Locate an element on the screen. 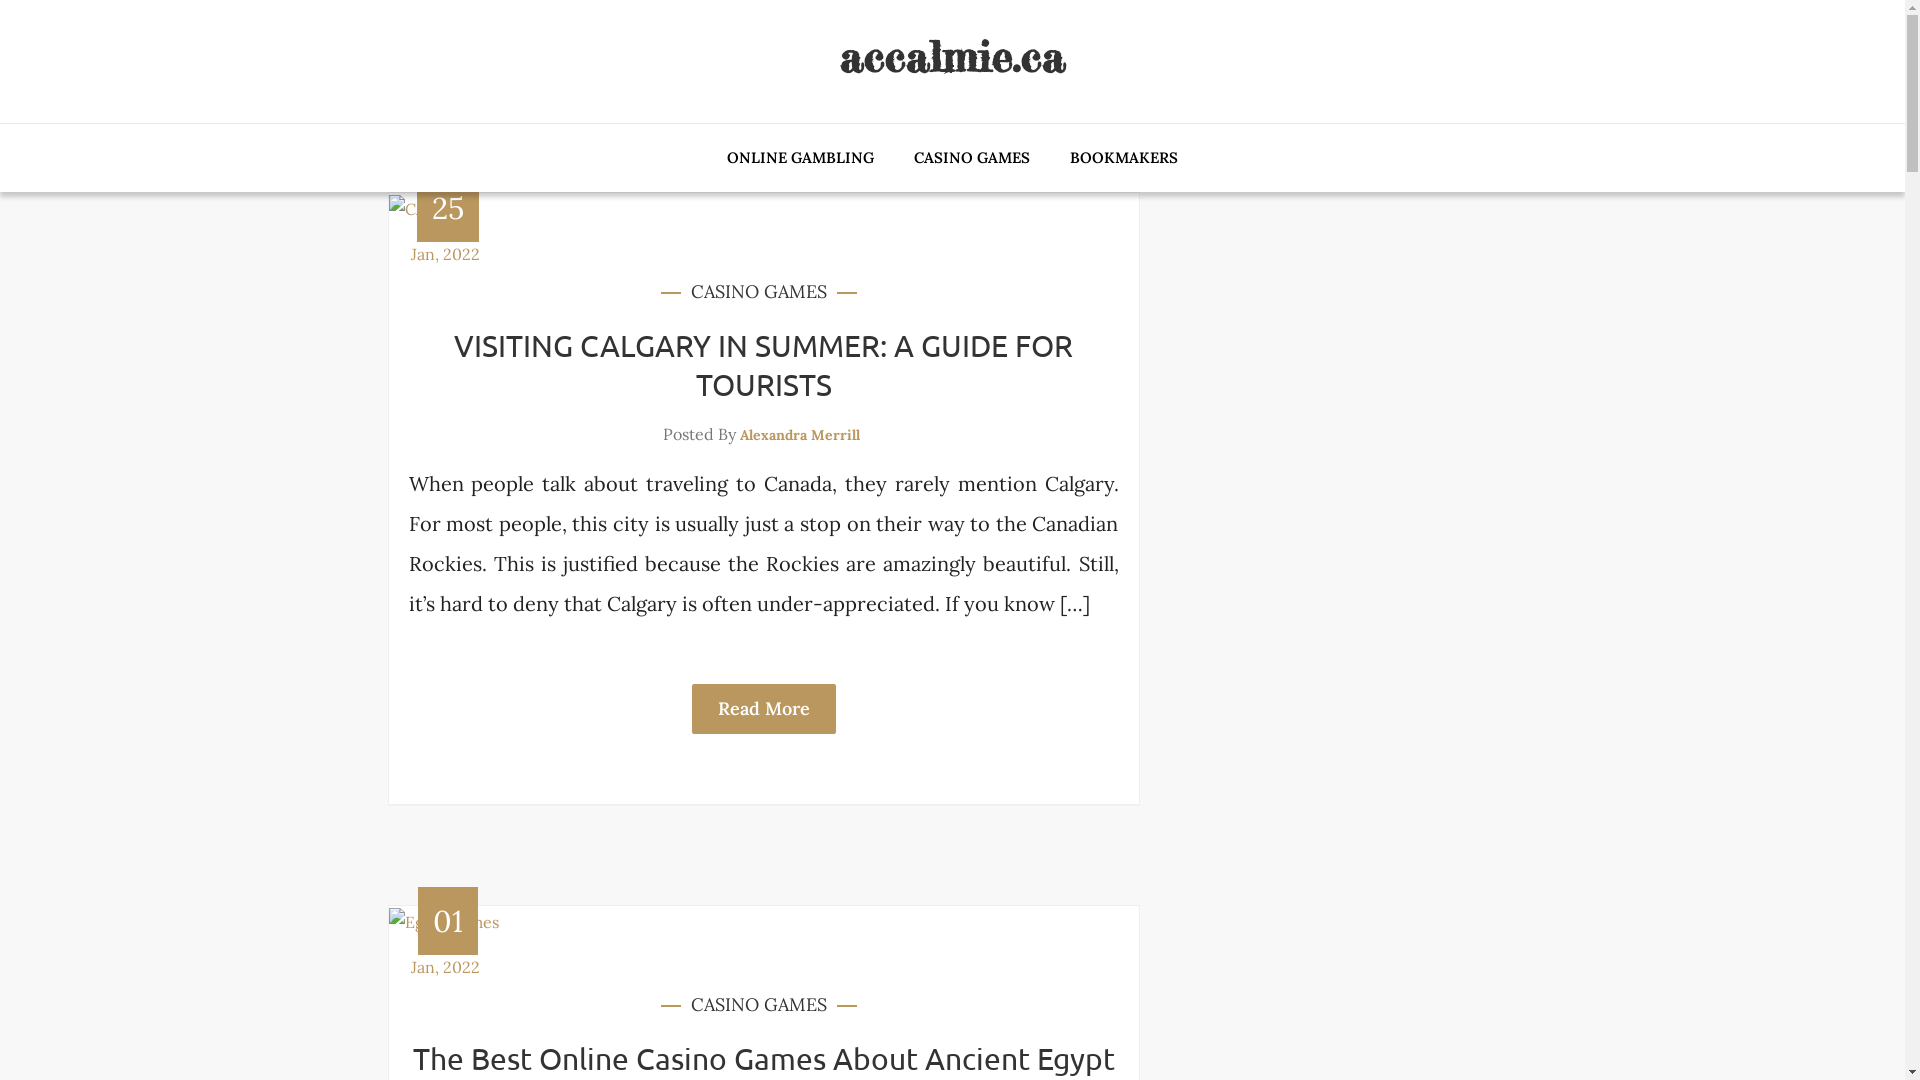 This screenshot has width=1920, height=1080. 'Alexandra Merrill' is located at coordinates (800, 434).